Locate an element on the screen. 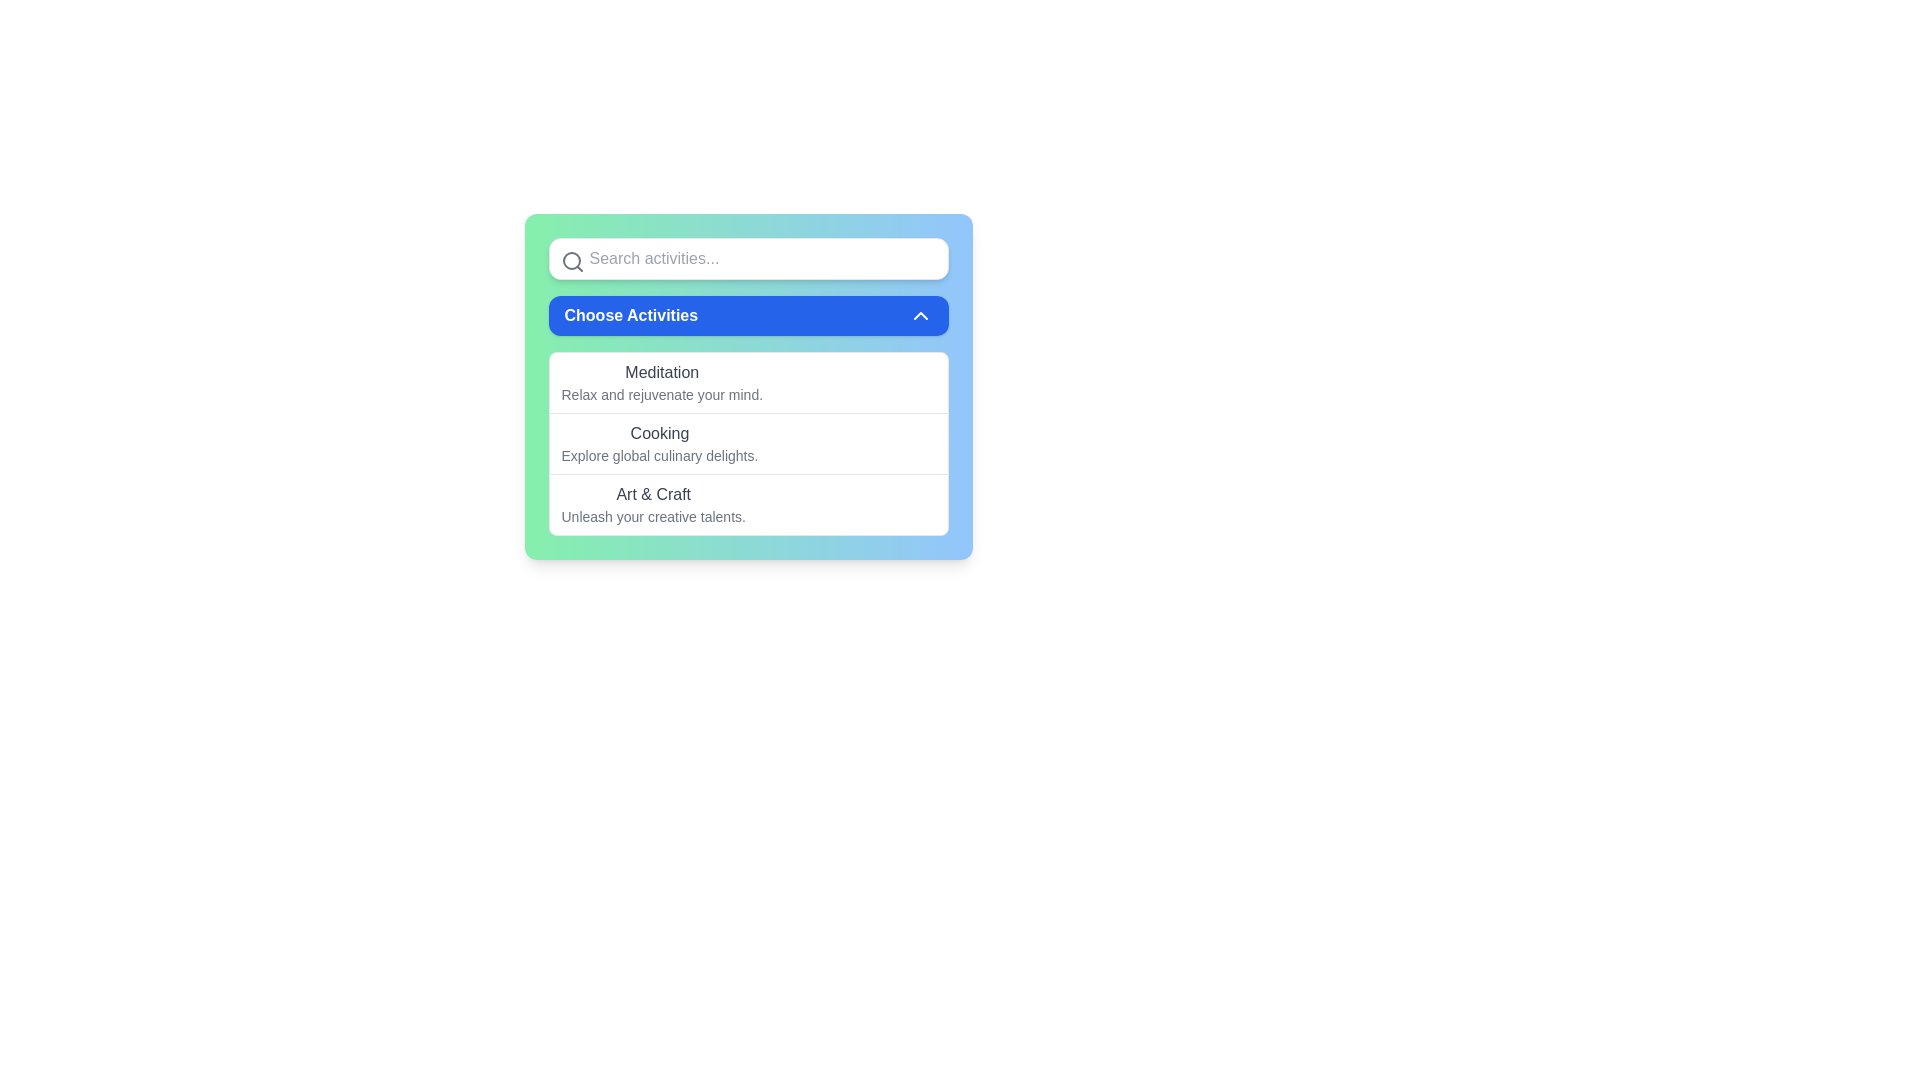 The width and height of the screenshot is (1920, 1080). an activity in the Card with an interactive list of options is located at coordinates (747, 386).